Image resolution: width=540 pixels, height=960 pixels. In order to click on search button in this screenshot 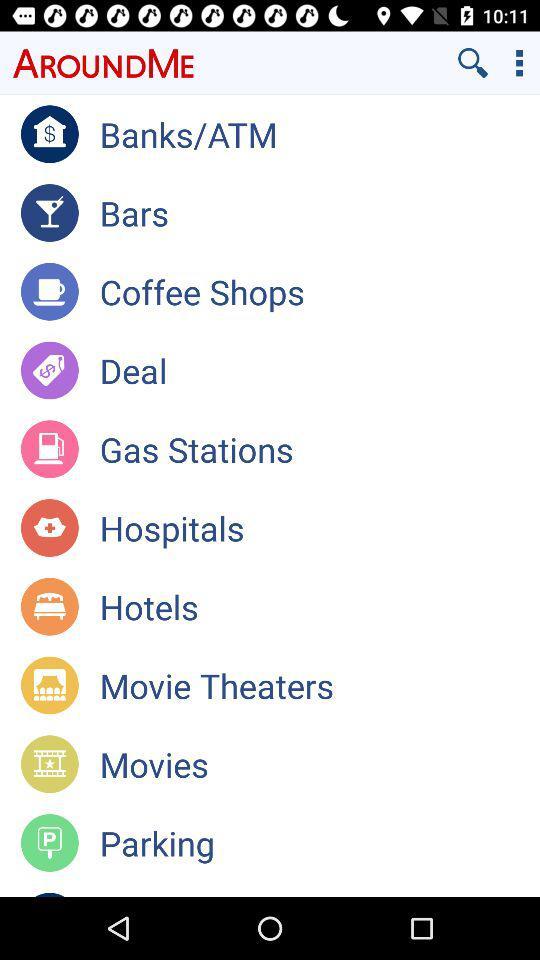, I will do `click(472, 62)`.